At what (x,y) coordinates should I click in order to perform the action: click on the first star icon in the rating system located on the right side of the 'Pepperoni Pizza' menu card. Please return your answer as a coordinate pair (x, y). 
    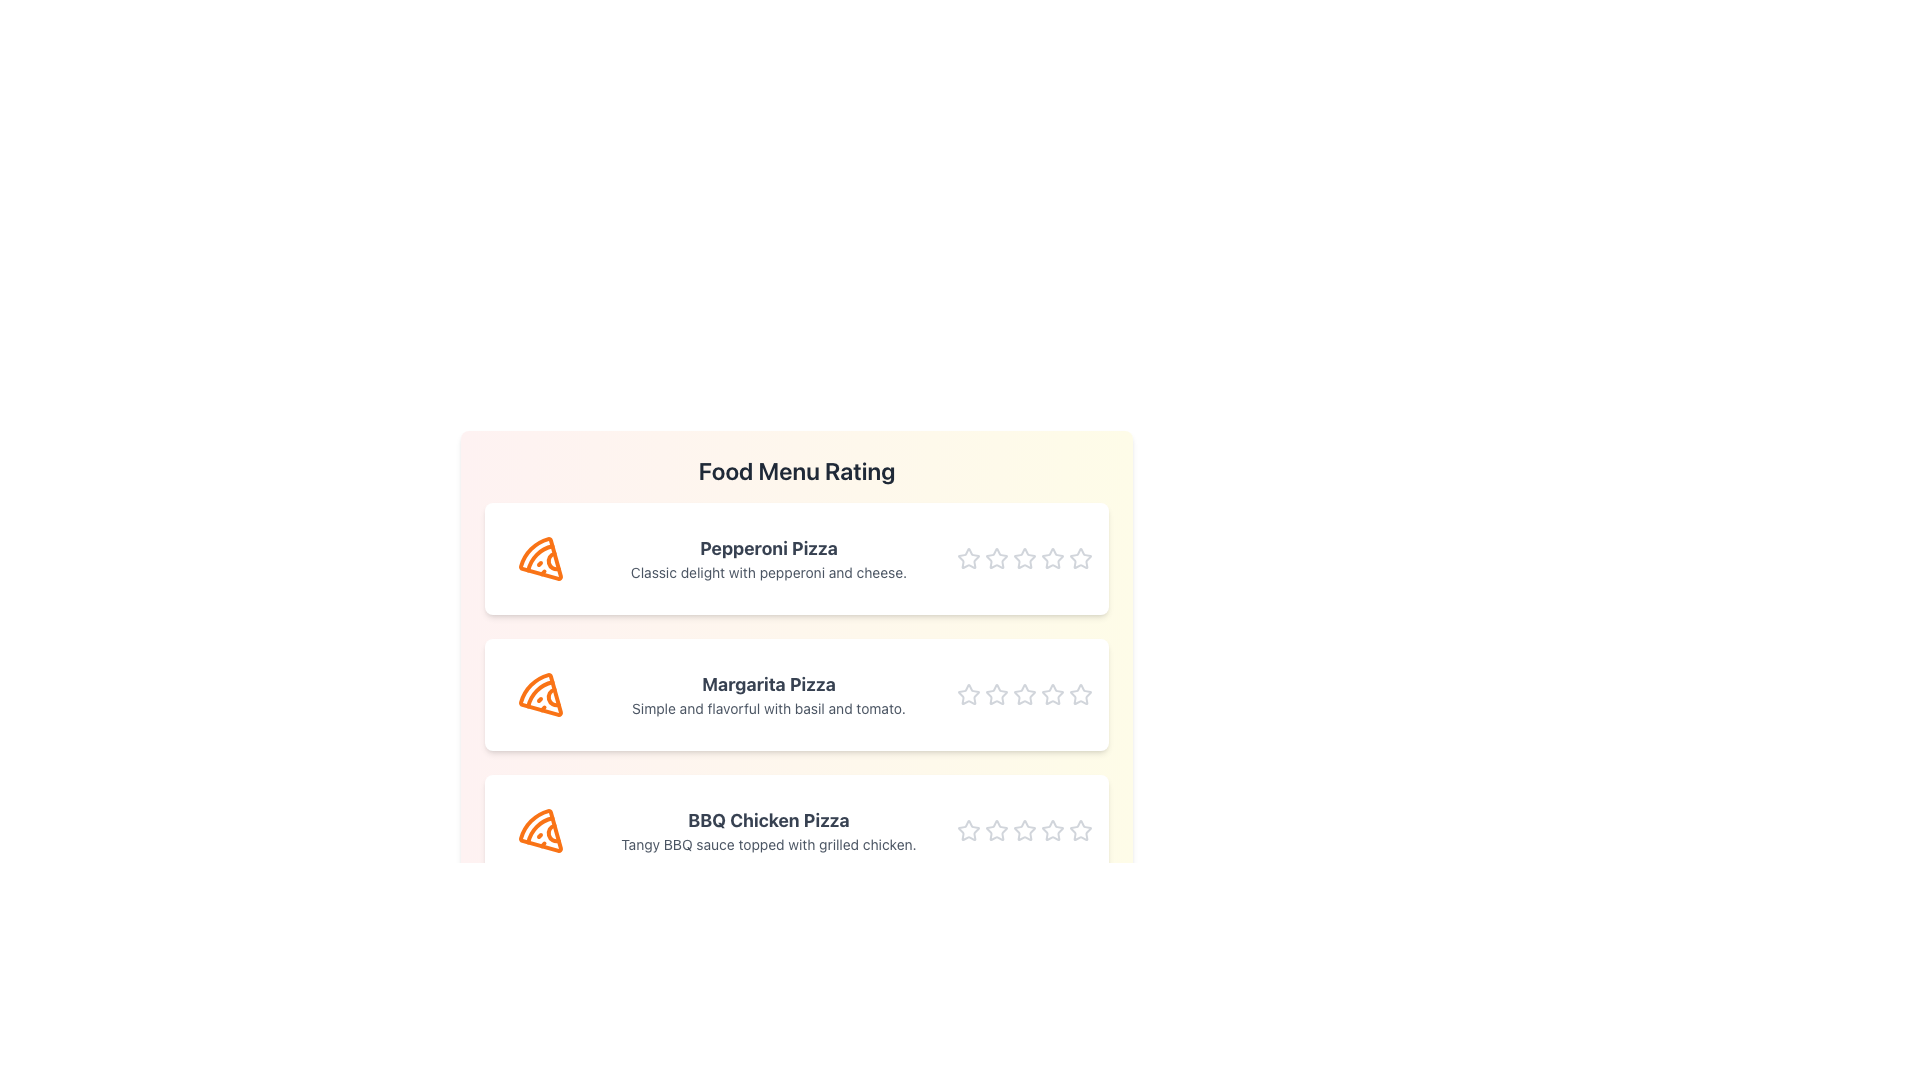
    Looking at the image, I should click on (969, 559).